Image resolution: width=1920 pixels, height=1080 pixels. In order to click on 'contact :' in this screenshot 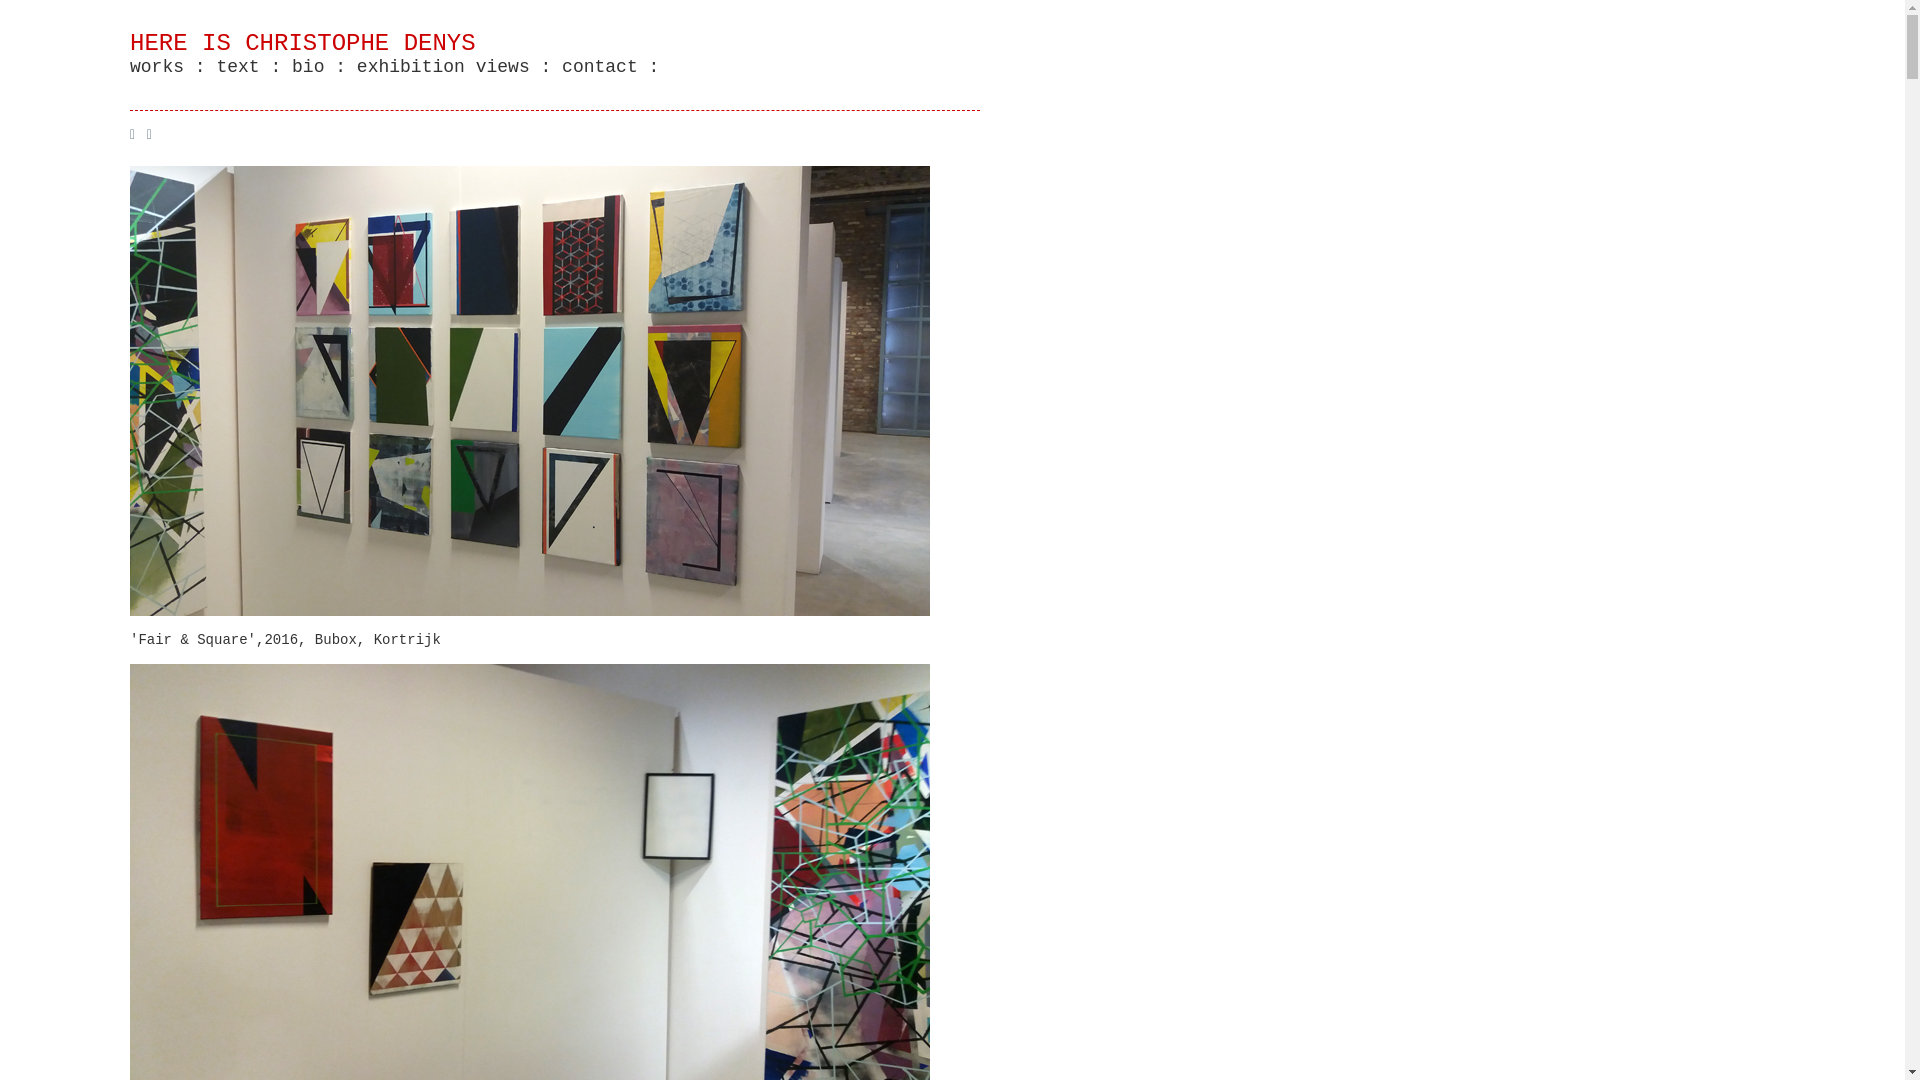, I will do `click(603, 65)`.